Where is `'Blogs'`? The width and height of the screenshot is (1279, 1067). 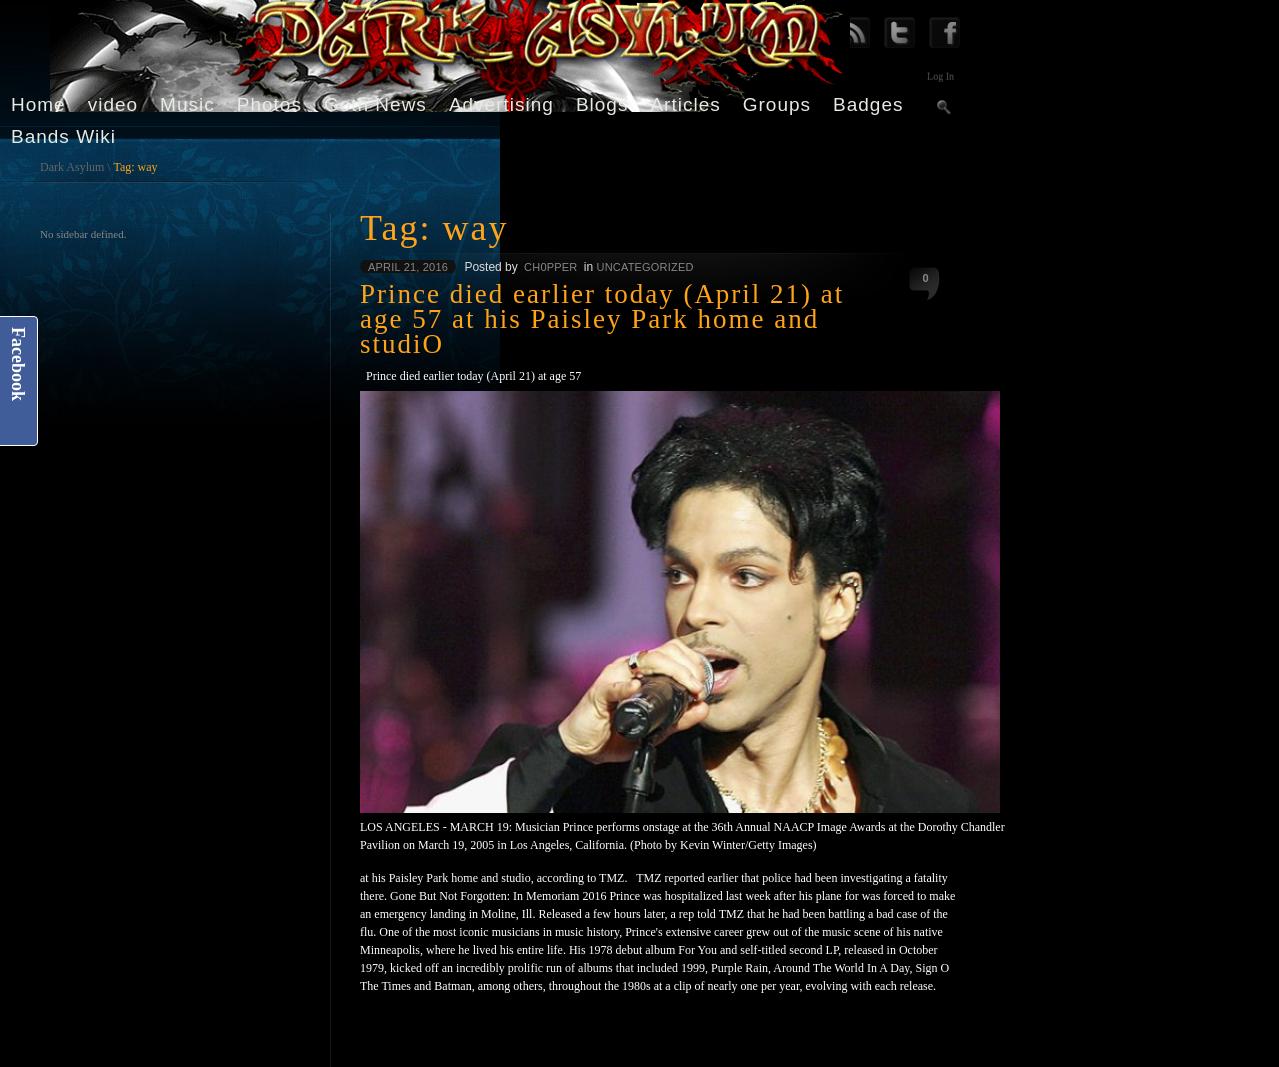
'Blogs' is located at coordinates (601, 103).